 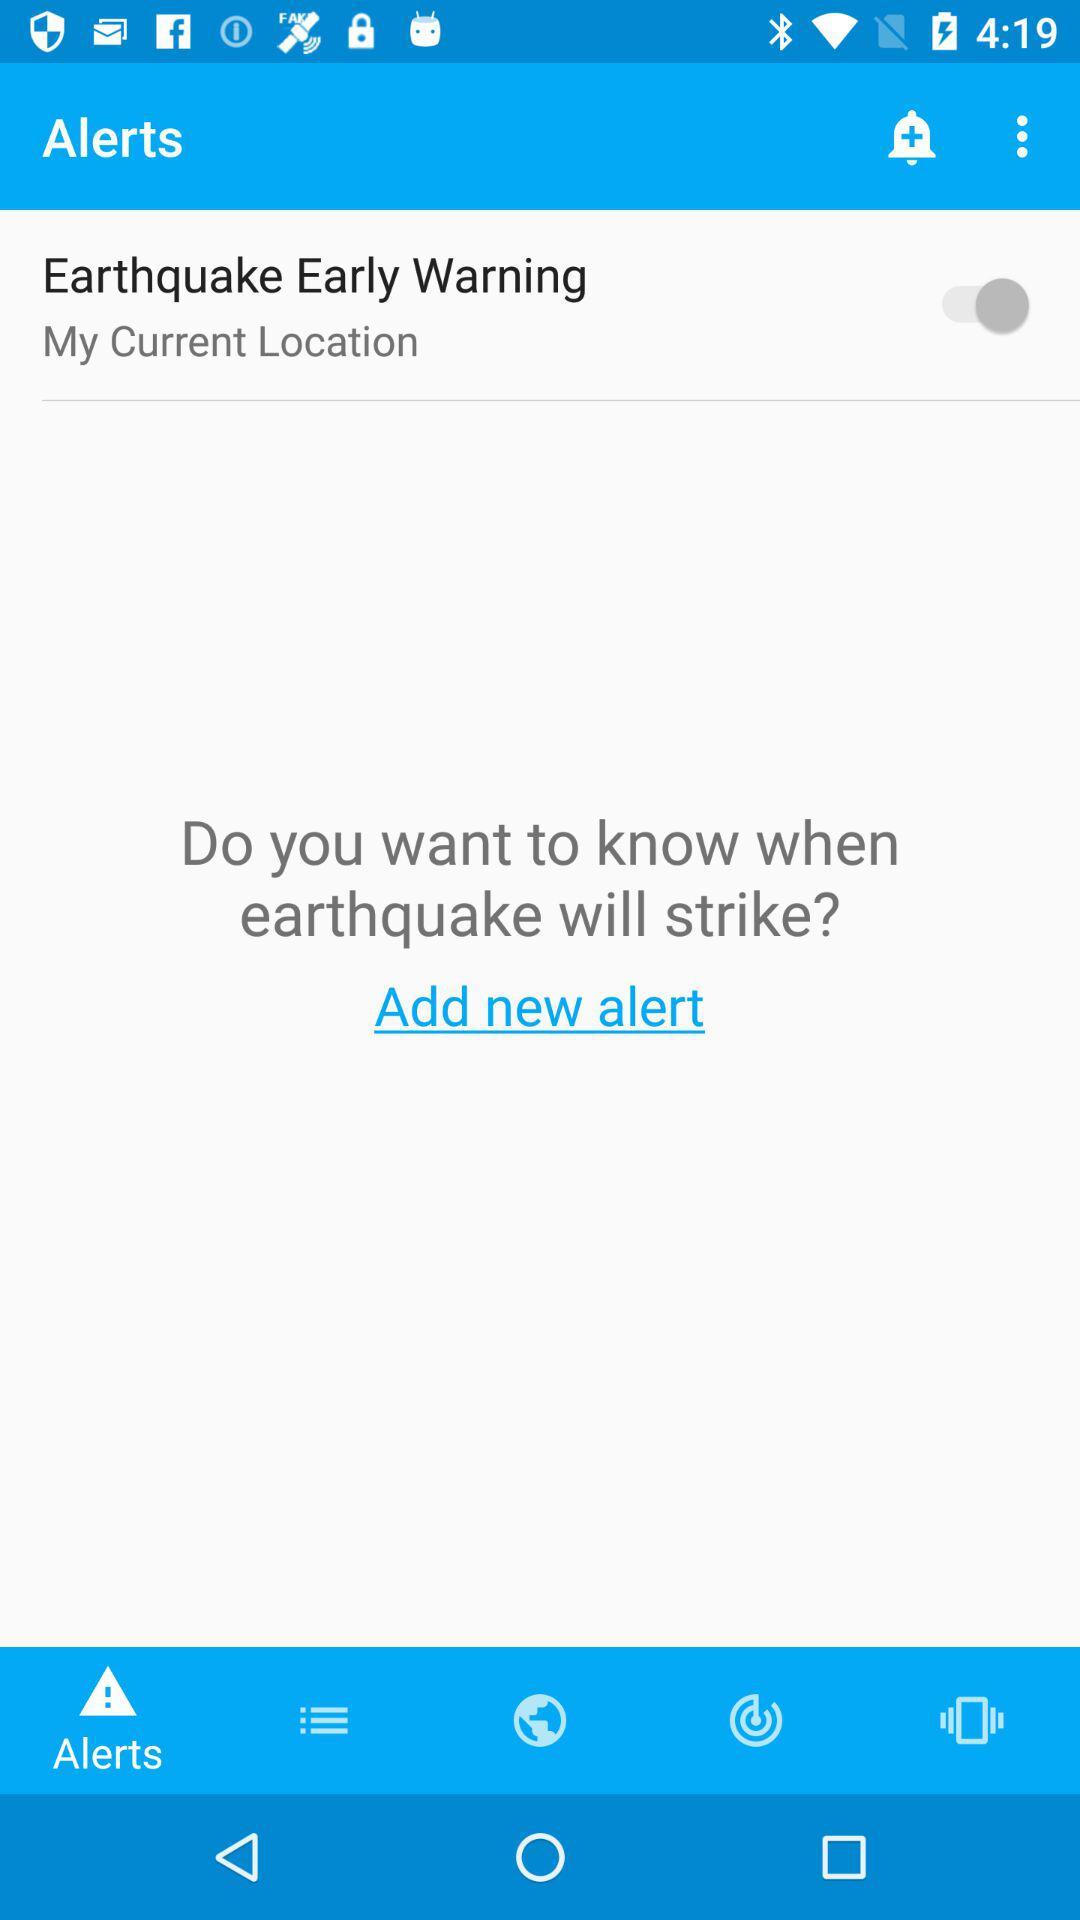 I want to click on enable warning, so click(x=974, y=303).